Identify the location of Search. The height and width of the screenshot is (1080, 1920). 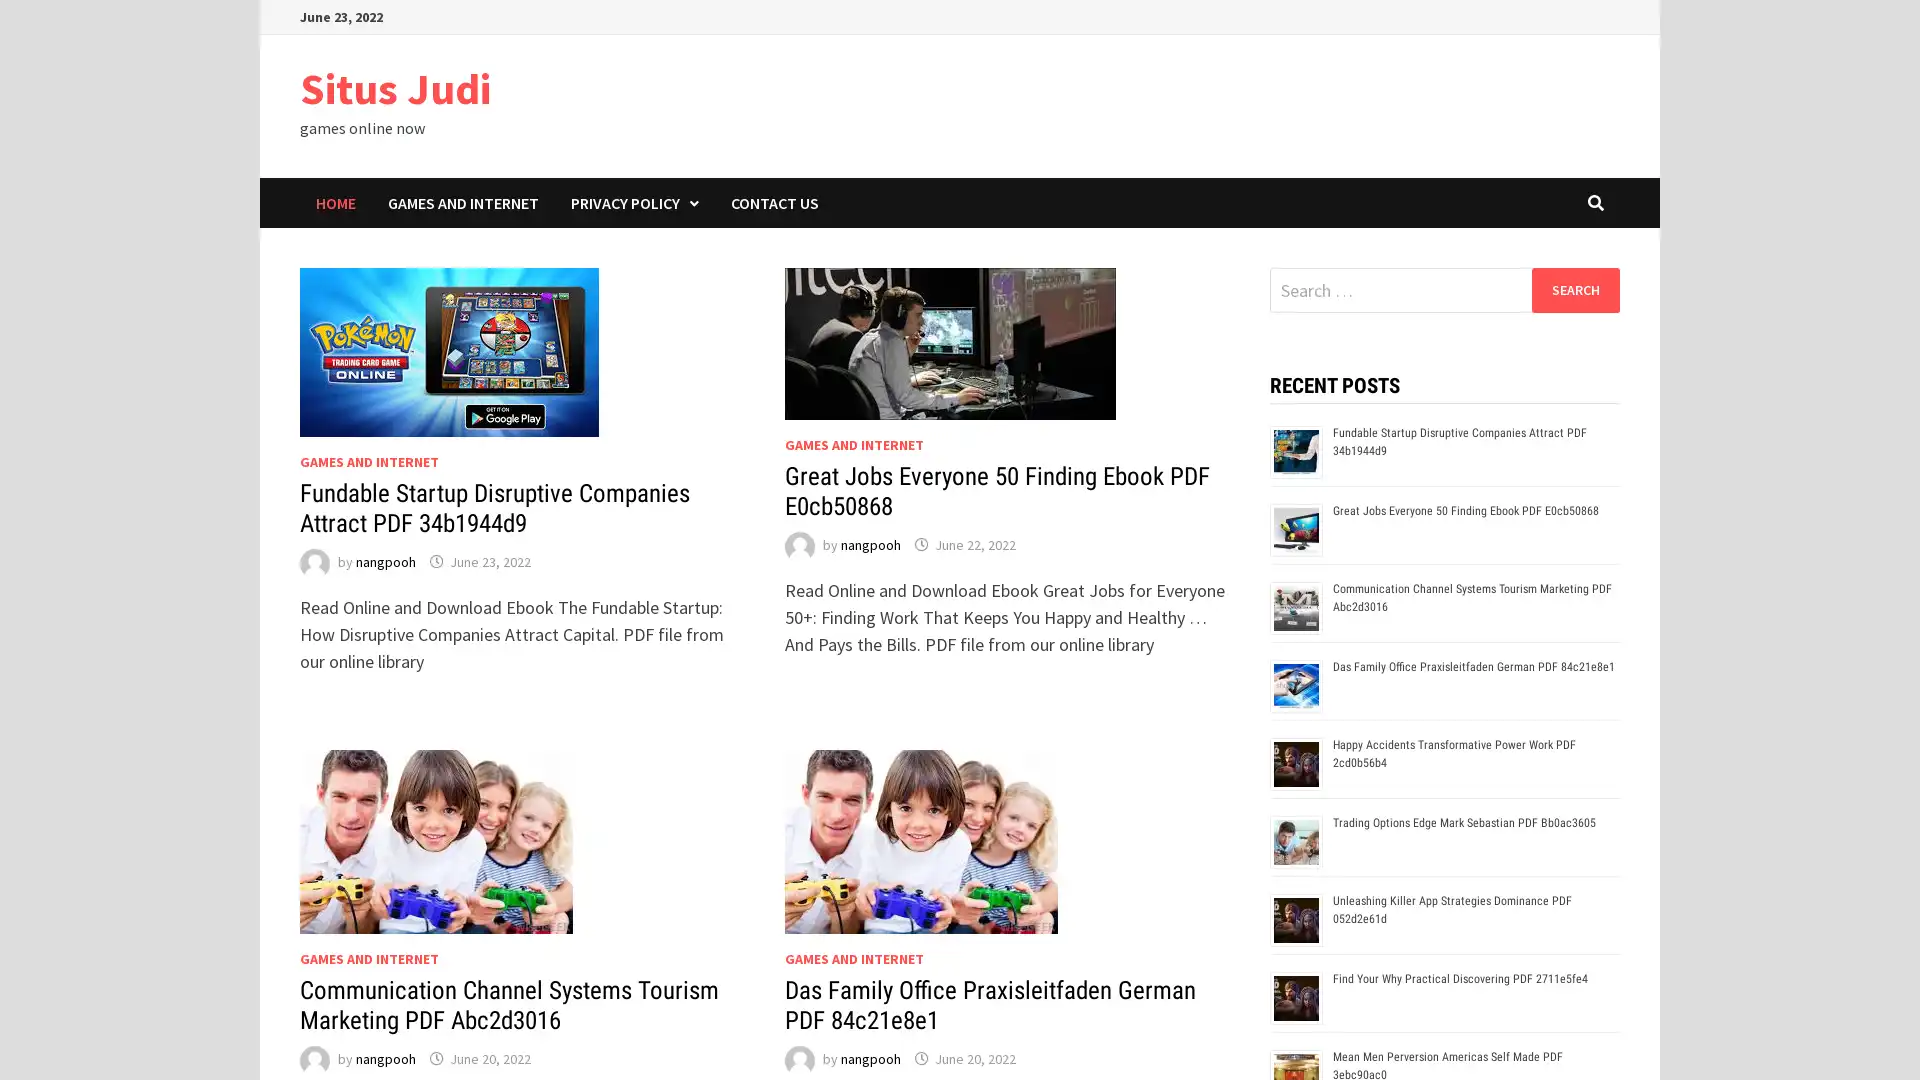
(1574, 289).